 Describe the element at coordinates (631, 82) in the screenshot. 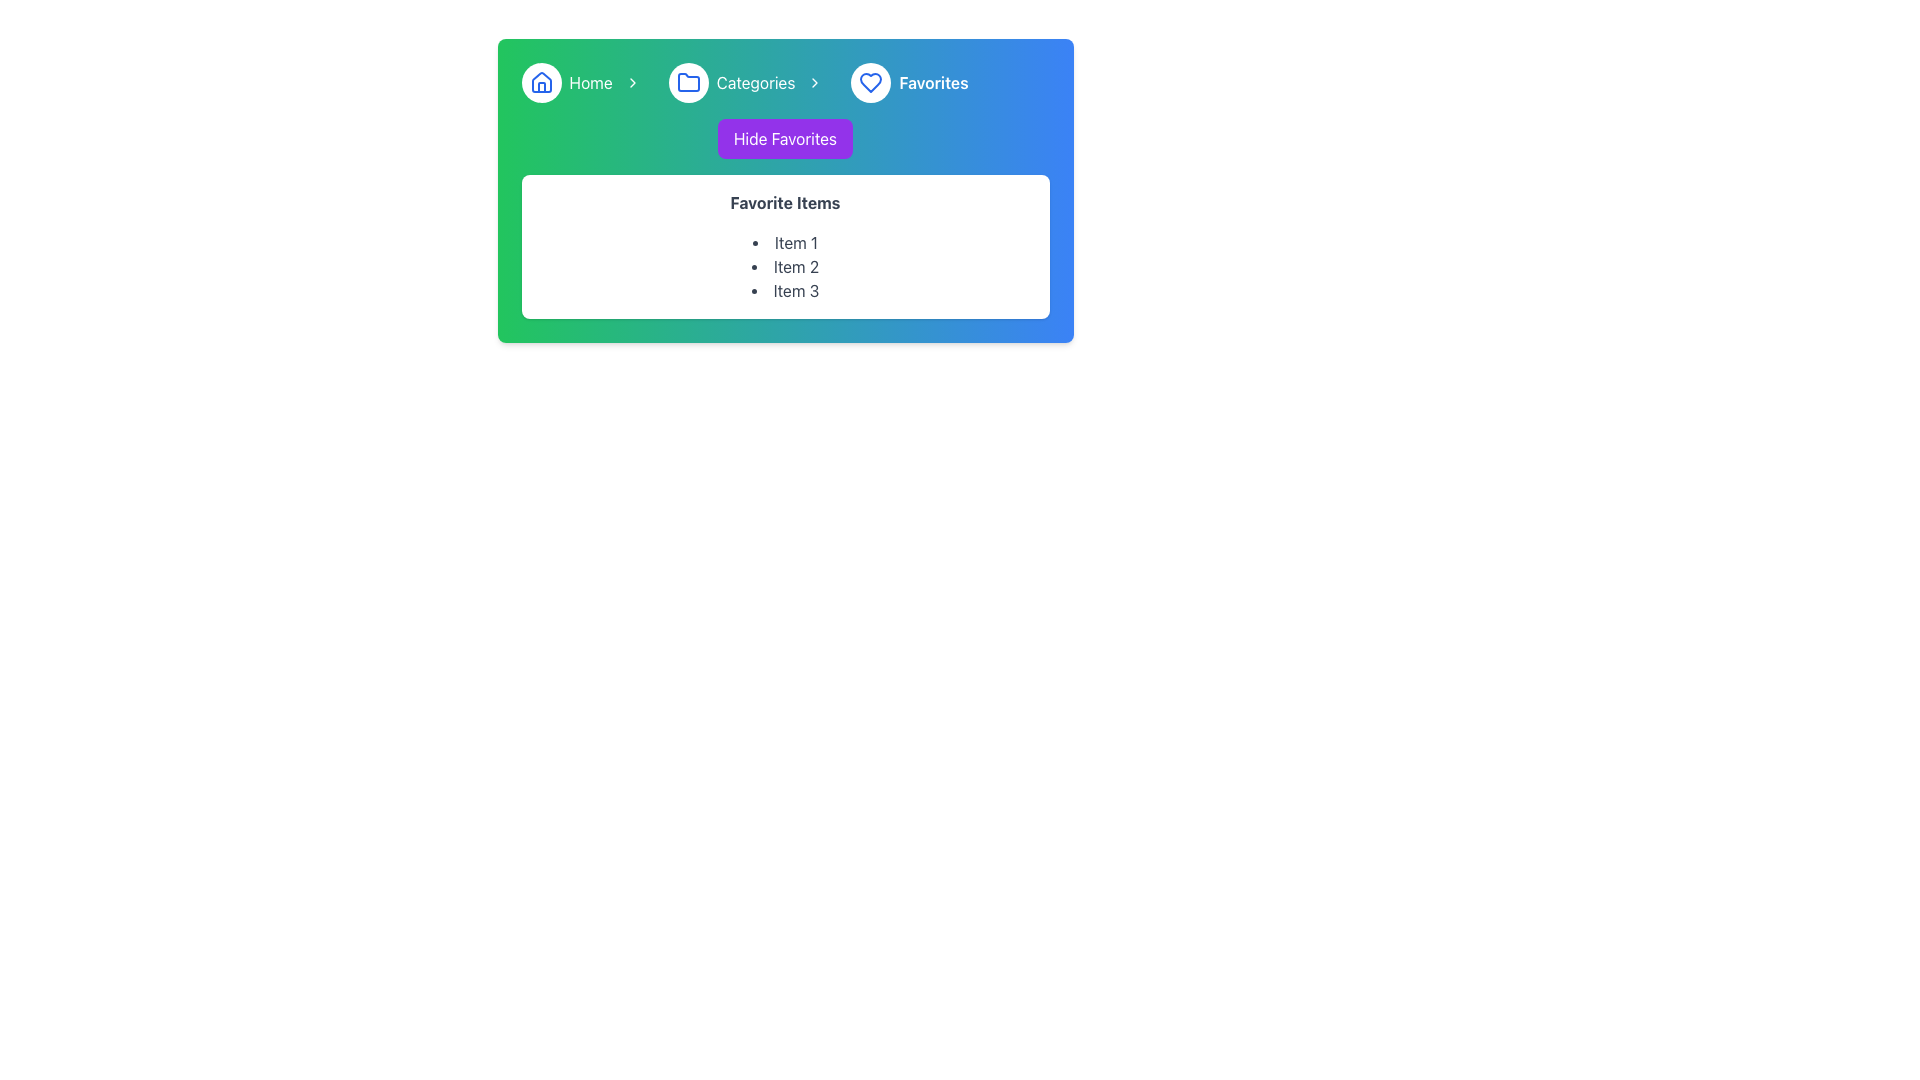

I see `the breadcrumb separator icon that is located between 'Home' and 'Categories', aligned horizontally with the breadcrumb text elements` at that location.